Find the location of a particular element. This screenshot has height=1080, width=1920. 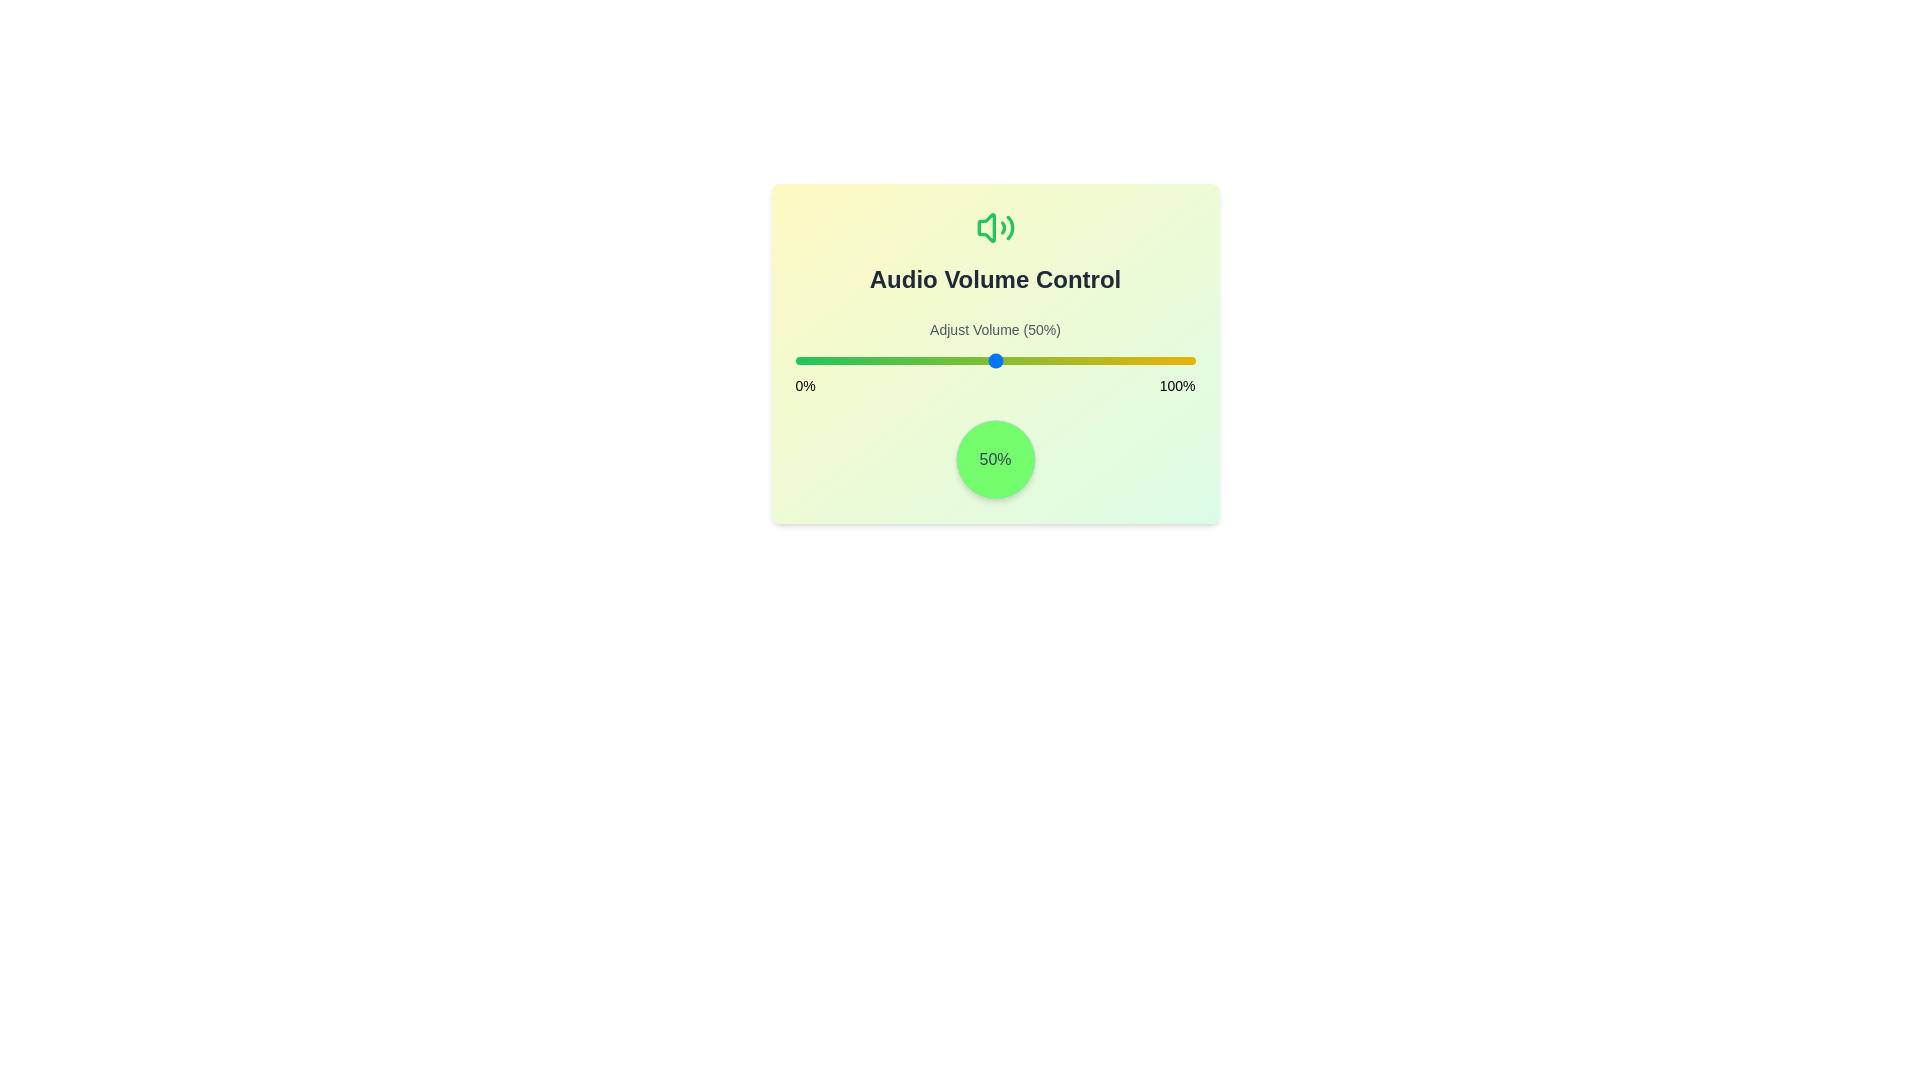

the 'Audio Volume Control' title is located at coordinates (995, 250).